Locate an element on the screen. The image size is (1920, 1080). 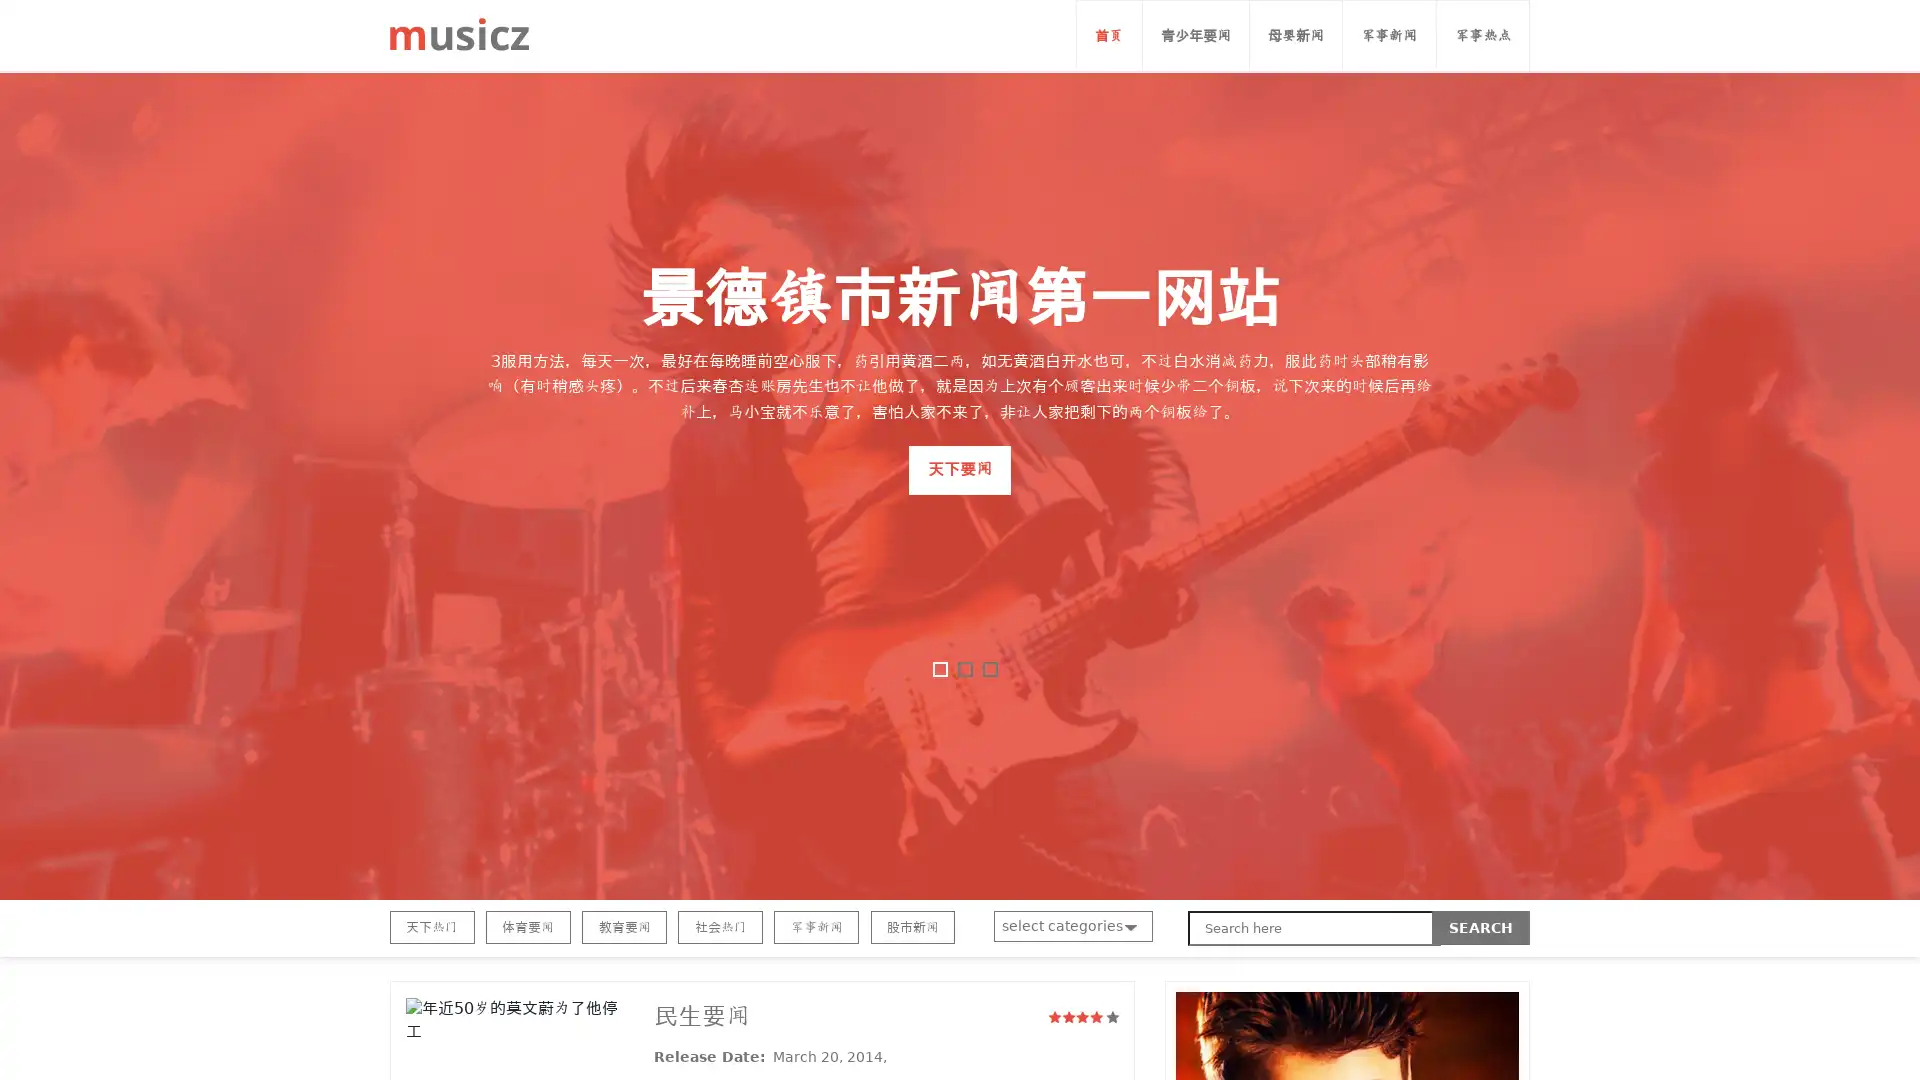
search is located at coordinates (1481, 928).